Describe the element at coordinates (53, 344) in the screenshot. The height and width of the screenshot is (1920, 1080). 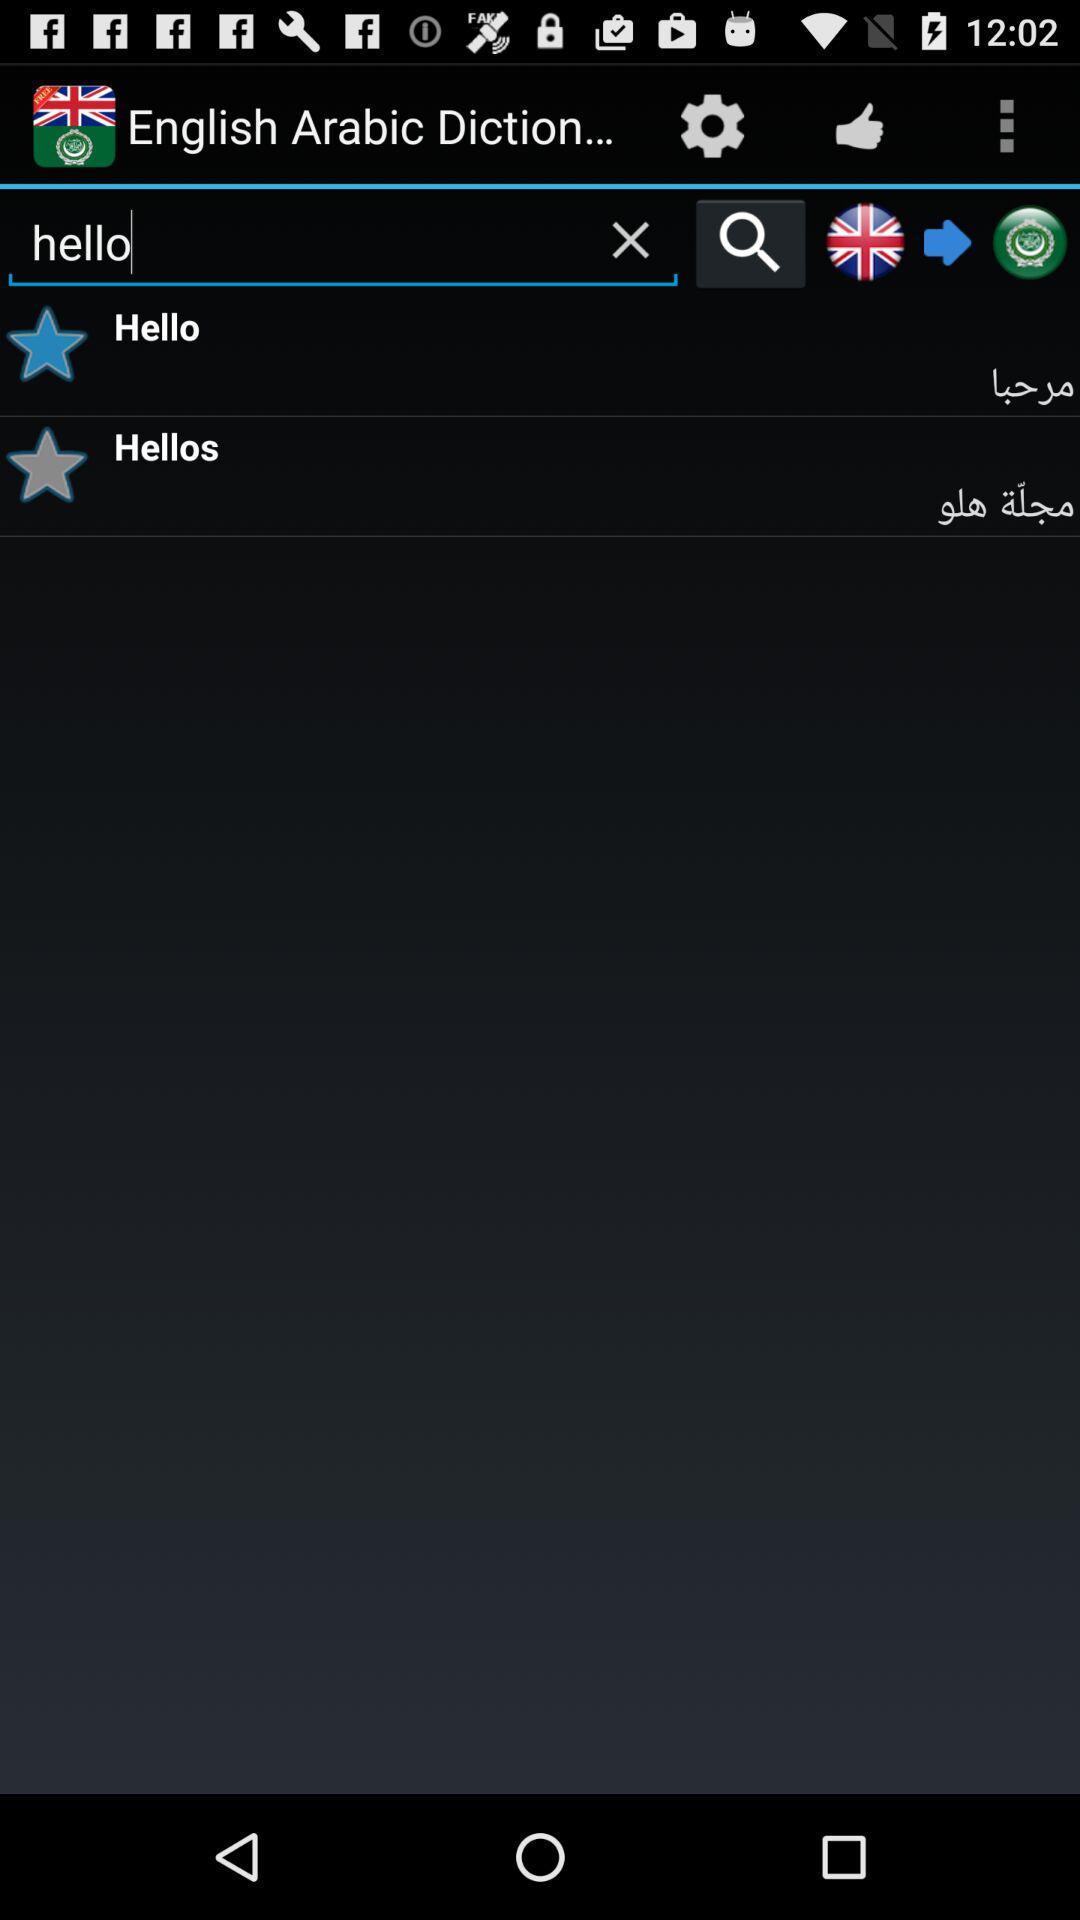
I see `preference button` at that location.